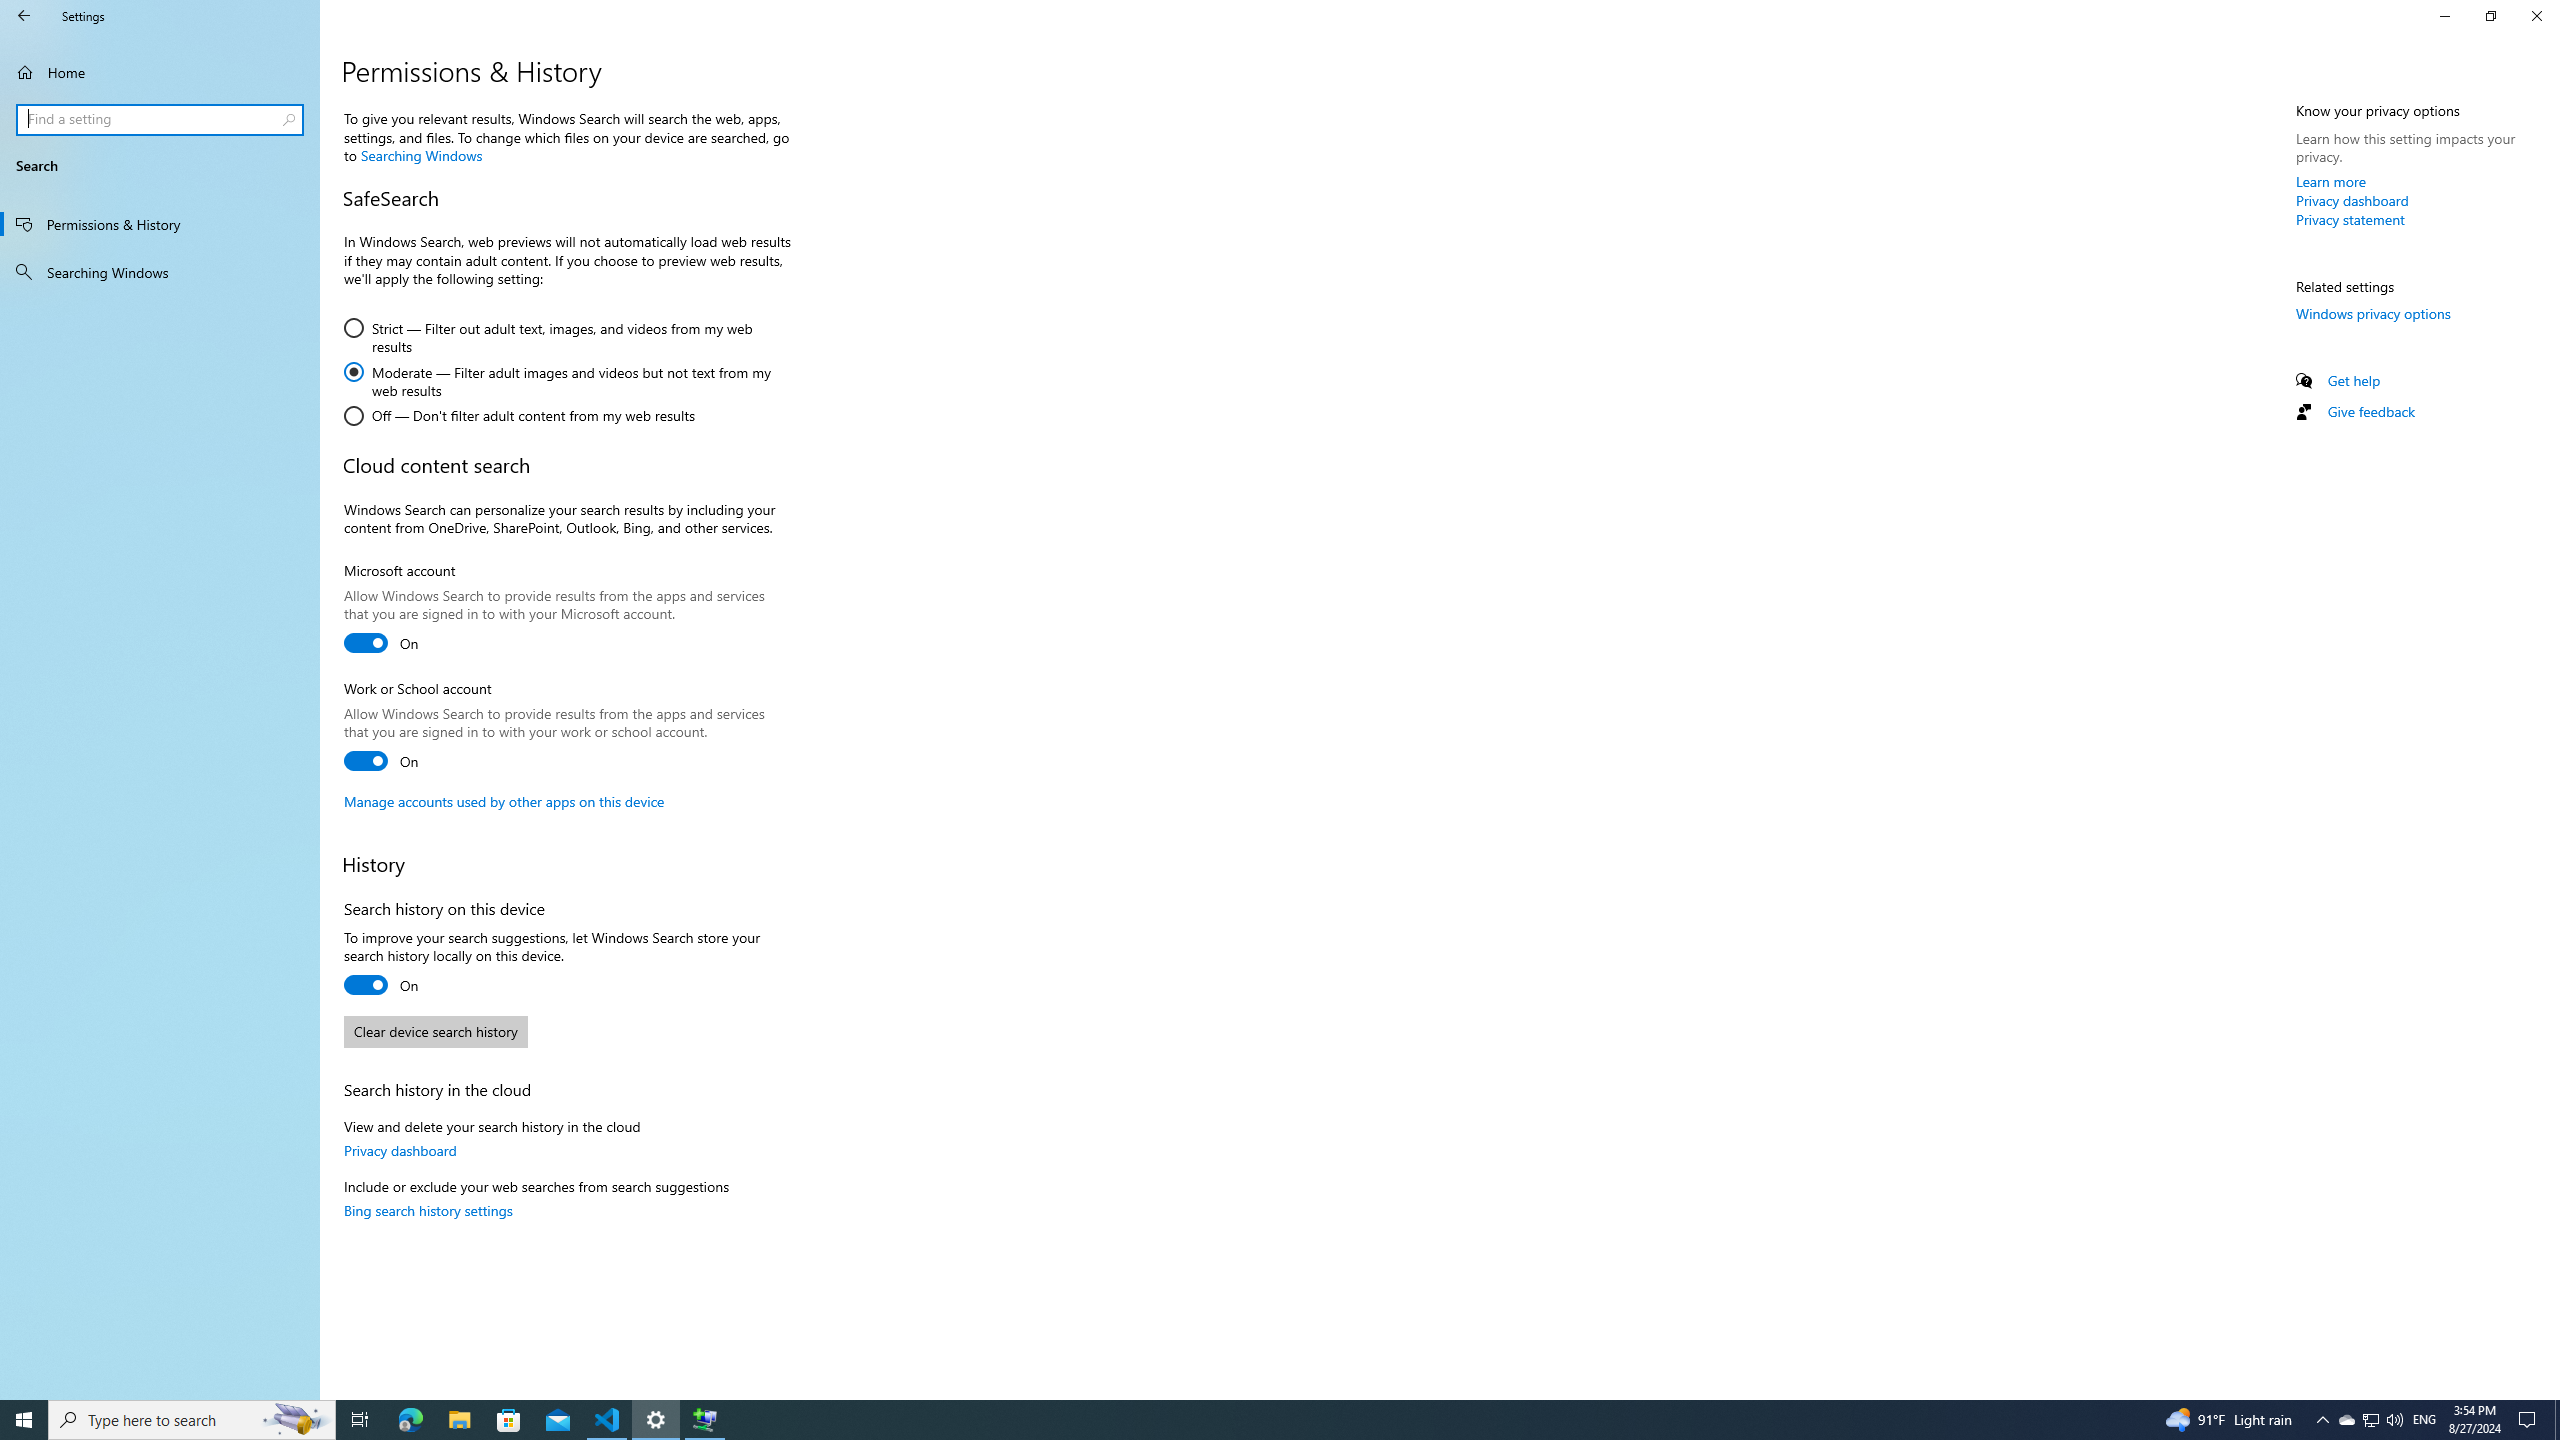 This screenshot has height=1440, width=2560. What do you see at coordinates (159, 222) in the screenshot?
I see `'Permissions & History'` at bounding box center [159, 222].